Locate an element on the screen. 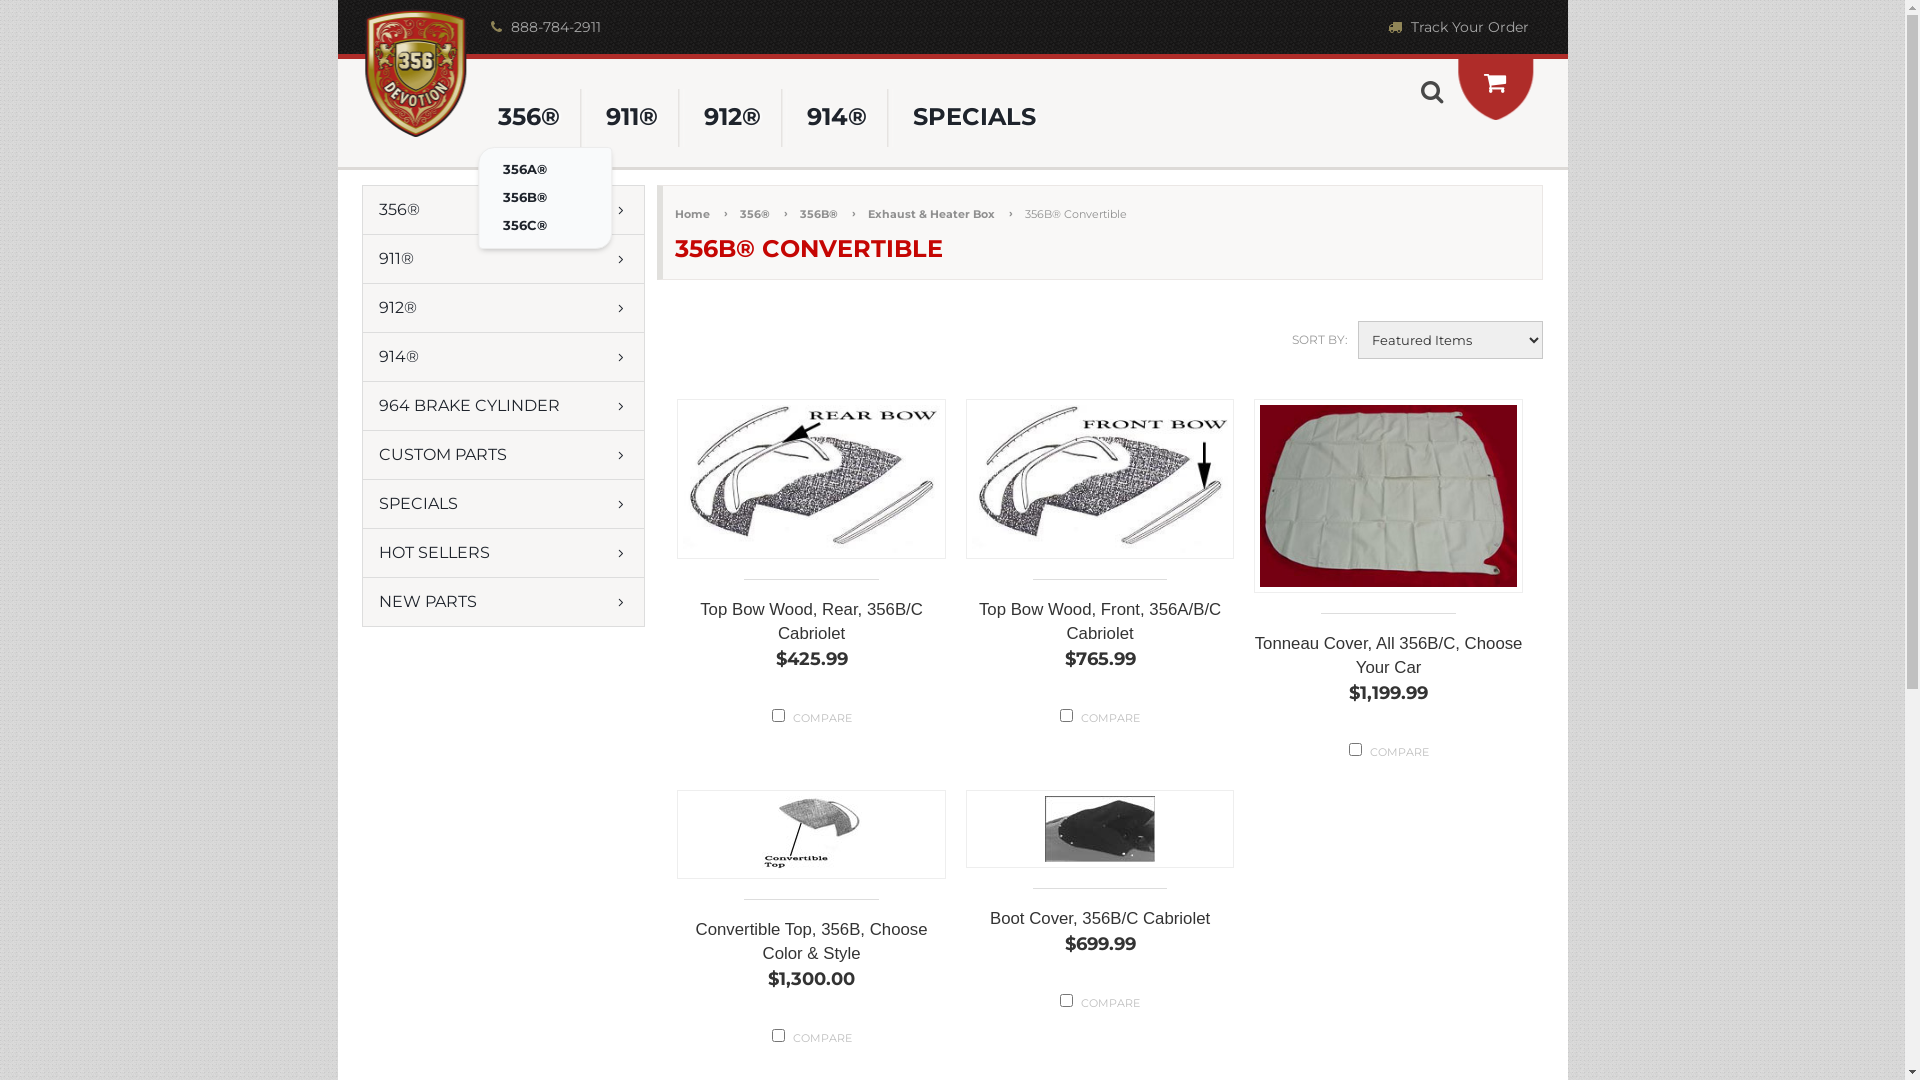 The height and width of the screenshot is (1080, 1920). 'Convertible Top, 356B, Choose Color & Style' is located at coordinates (811, 932).